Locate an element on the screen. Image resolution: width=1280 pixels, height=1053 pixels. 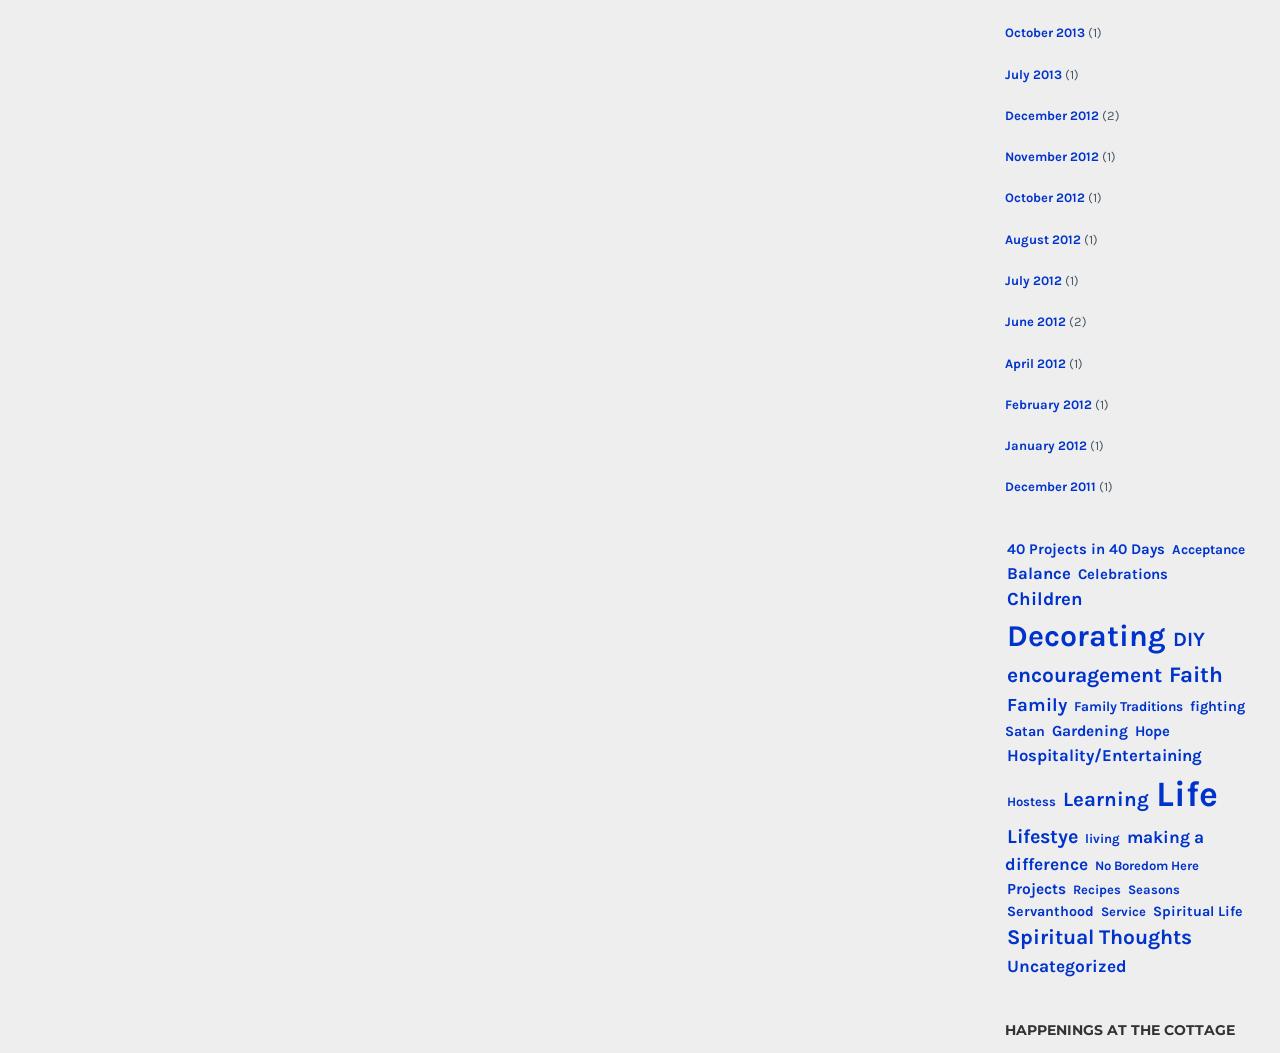
'Hostess' is located at coordinates (1005, 801).